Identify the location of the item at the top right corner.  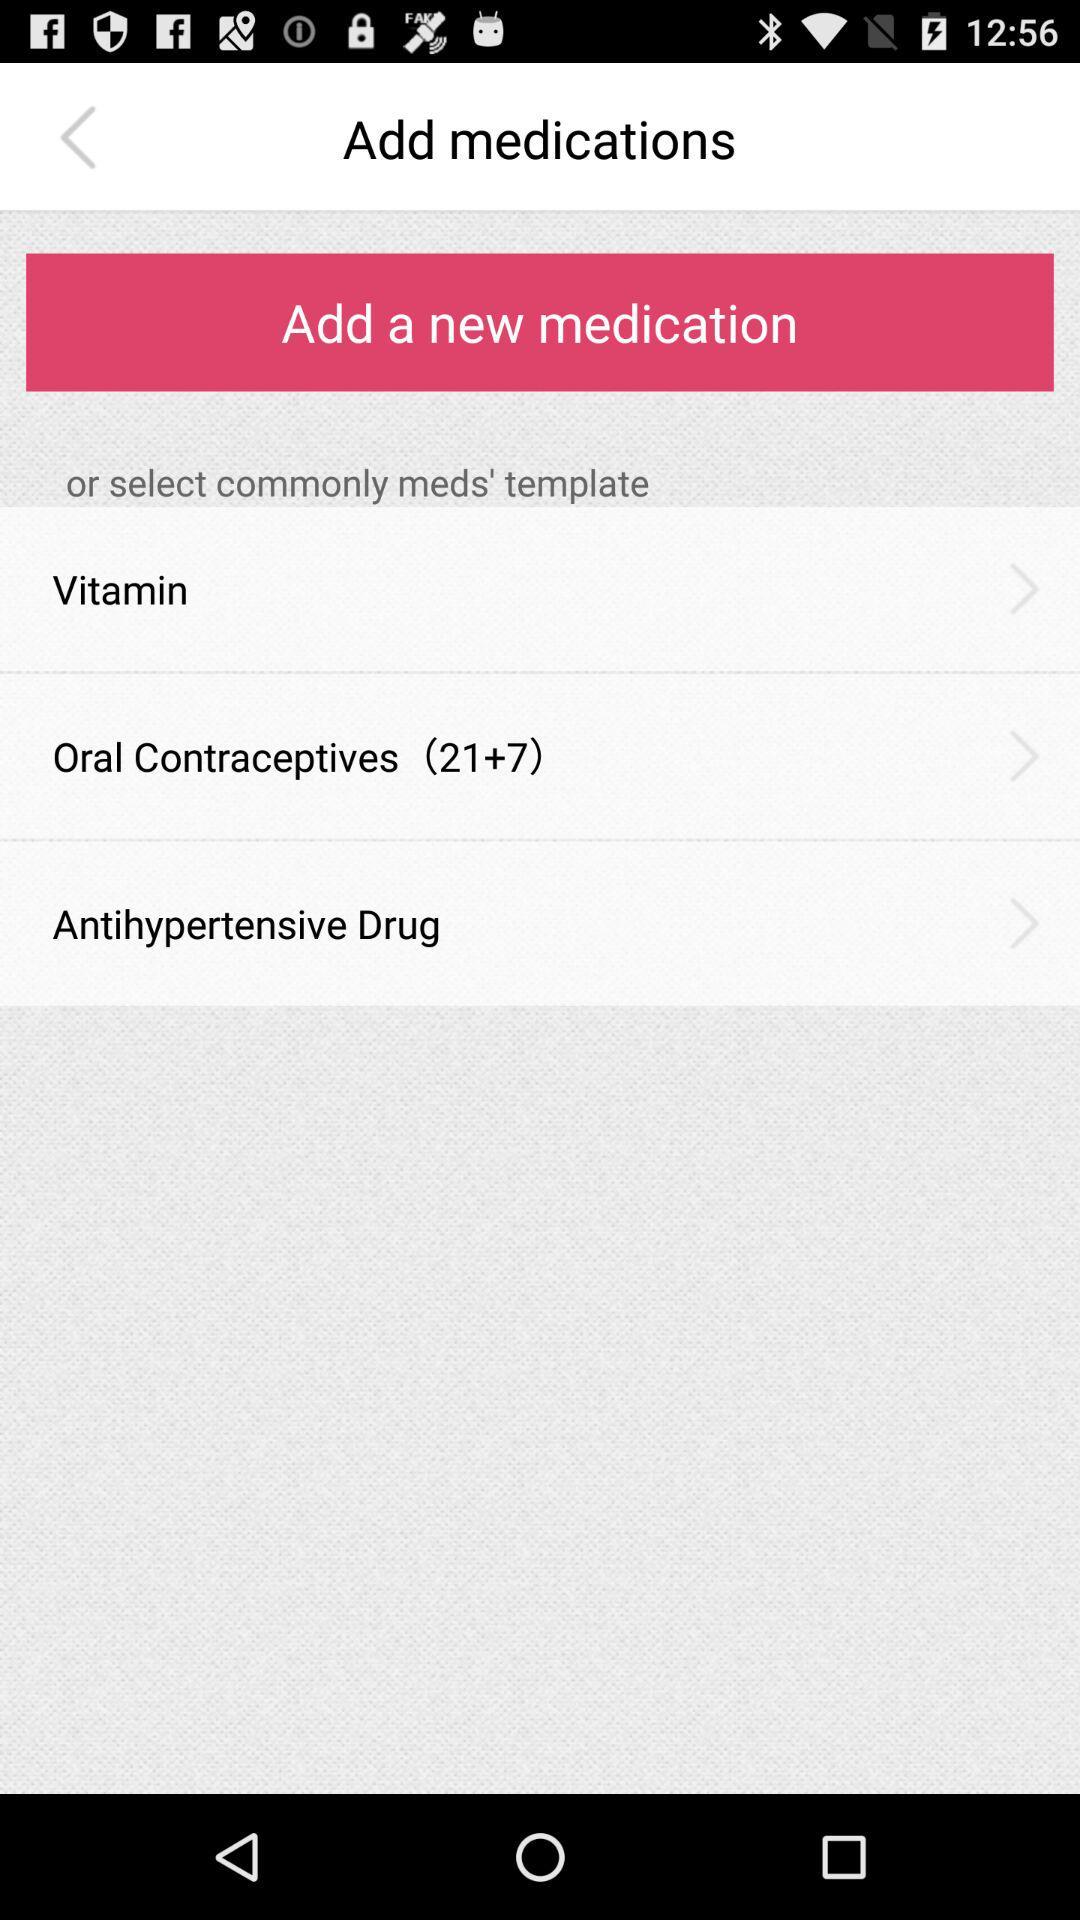
(1024, 587).